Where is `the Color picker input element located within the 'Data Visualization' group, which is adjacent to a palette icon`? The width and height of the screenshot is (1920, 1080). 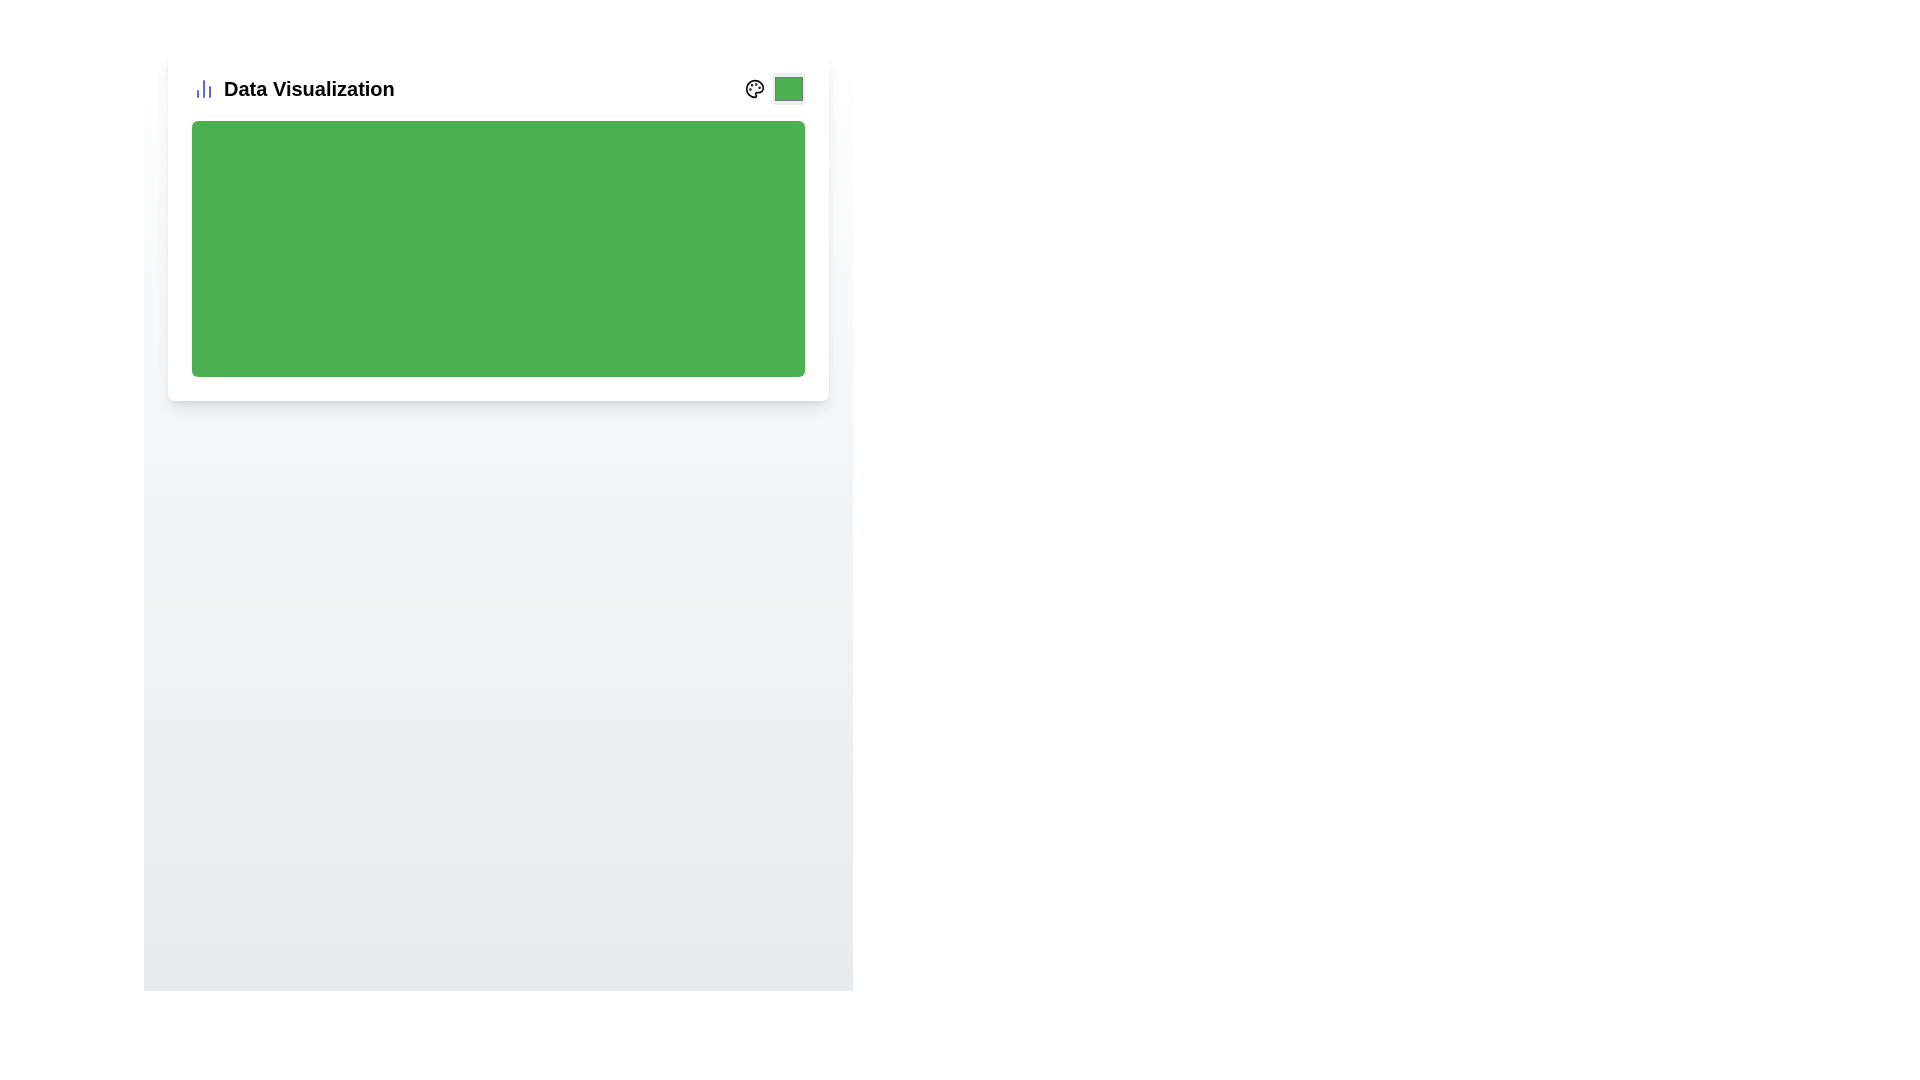 the Color picker input element located within the 'Data Visualization' group, which is adjacent to a palette icon is located at coordinates (773, 87).